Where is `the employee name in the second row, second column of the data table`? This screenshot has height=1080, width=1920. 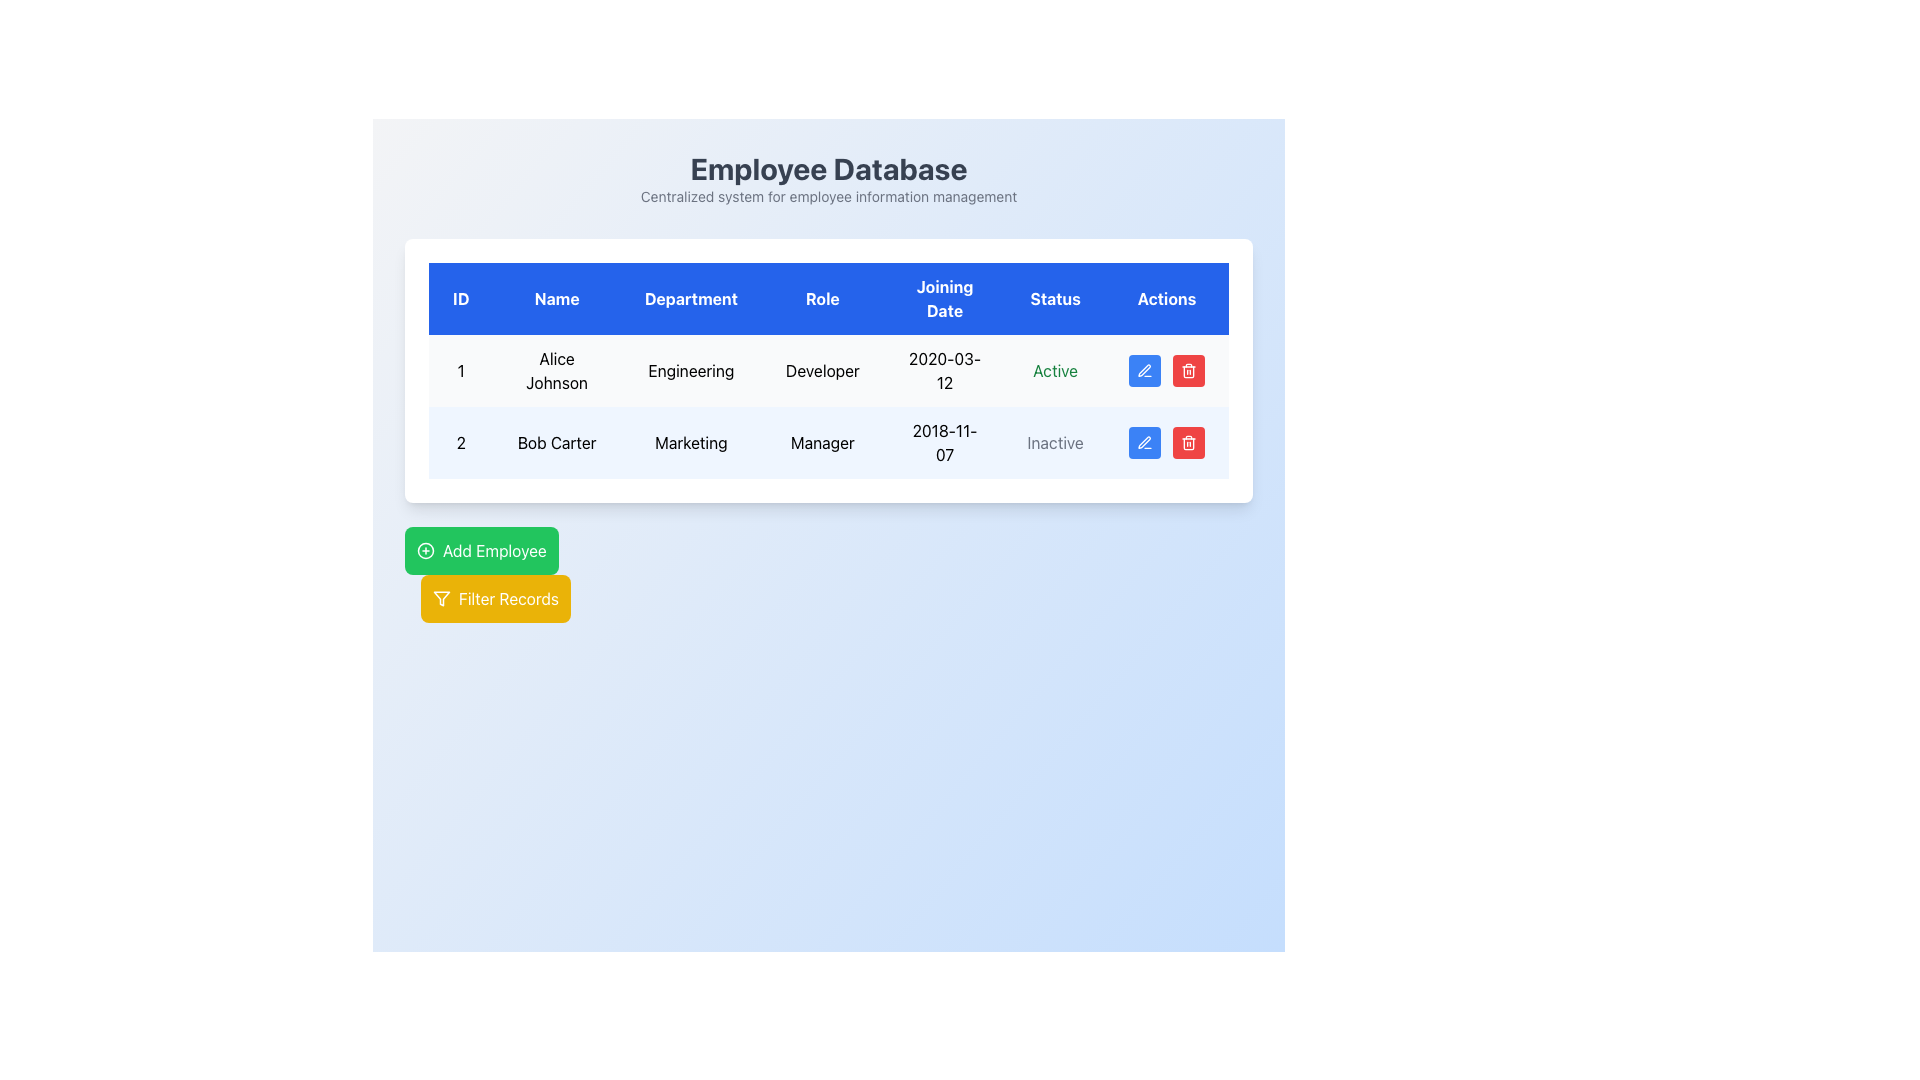 the employee name in the second row, second column of the data table is located at coordinates (556, 442).